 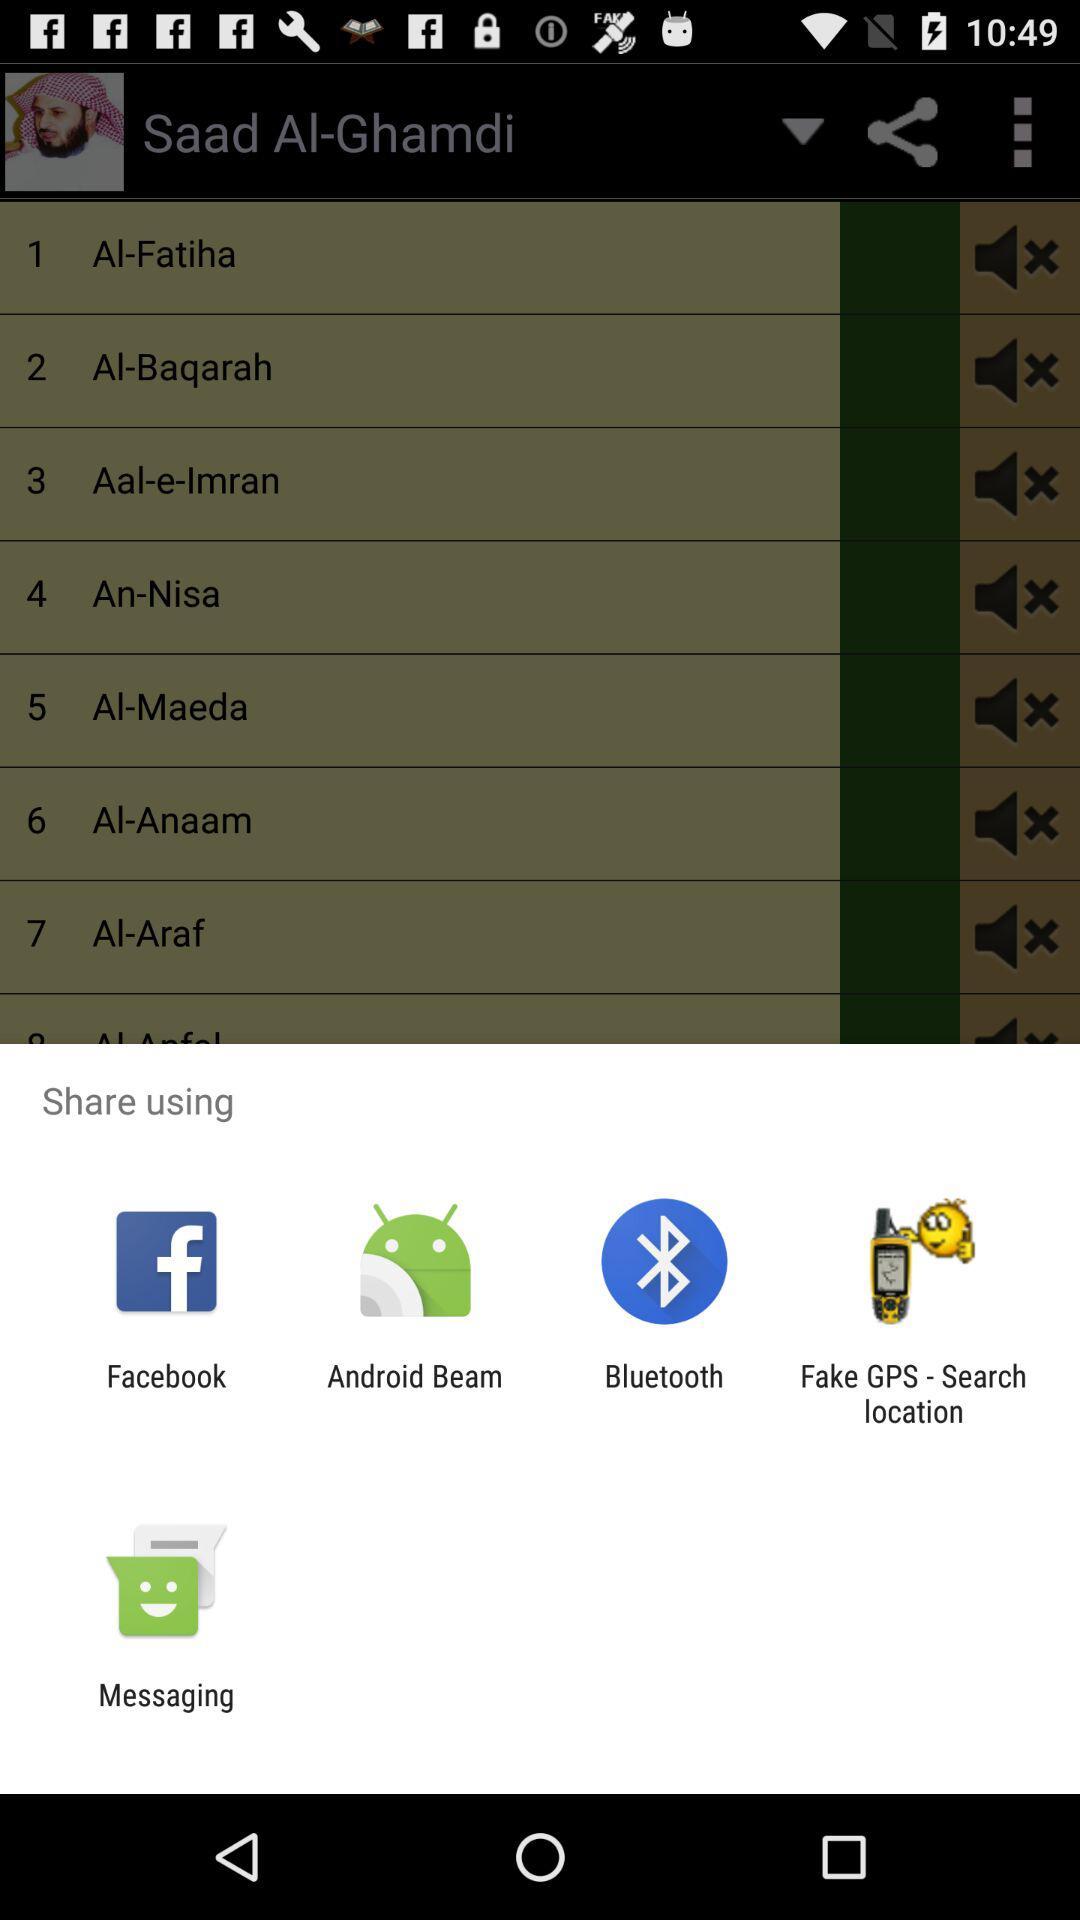 I want to click on the item at the bottom right corner, so click(x=913, y=1392).